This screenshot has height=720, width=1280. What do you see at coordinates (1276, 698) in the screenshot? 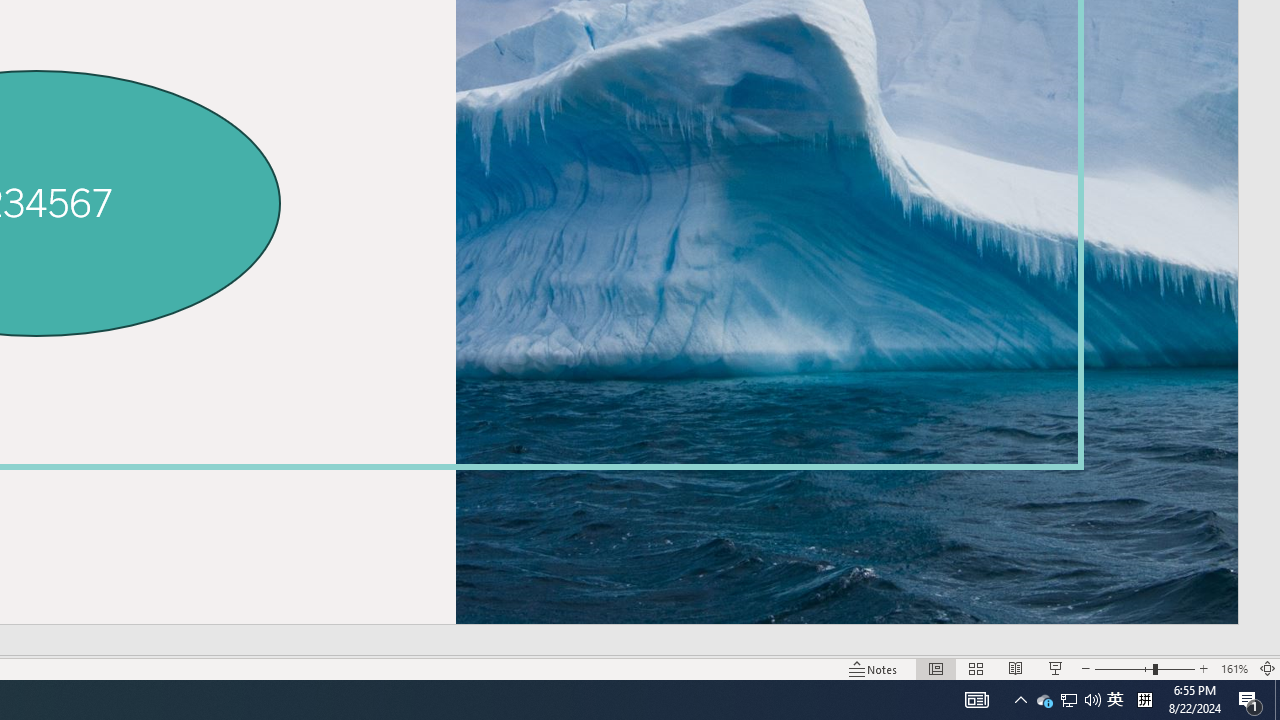
I see `'Show desktop'` at bounding box center [1276, 698].